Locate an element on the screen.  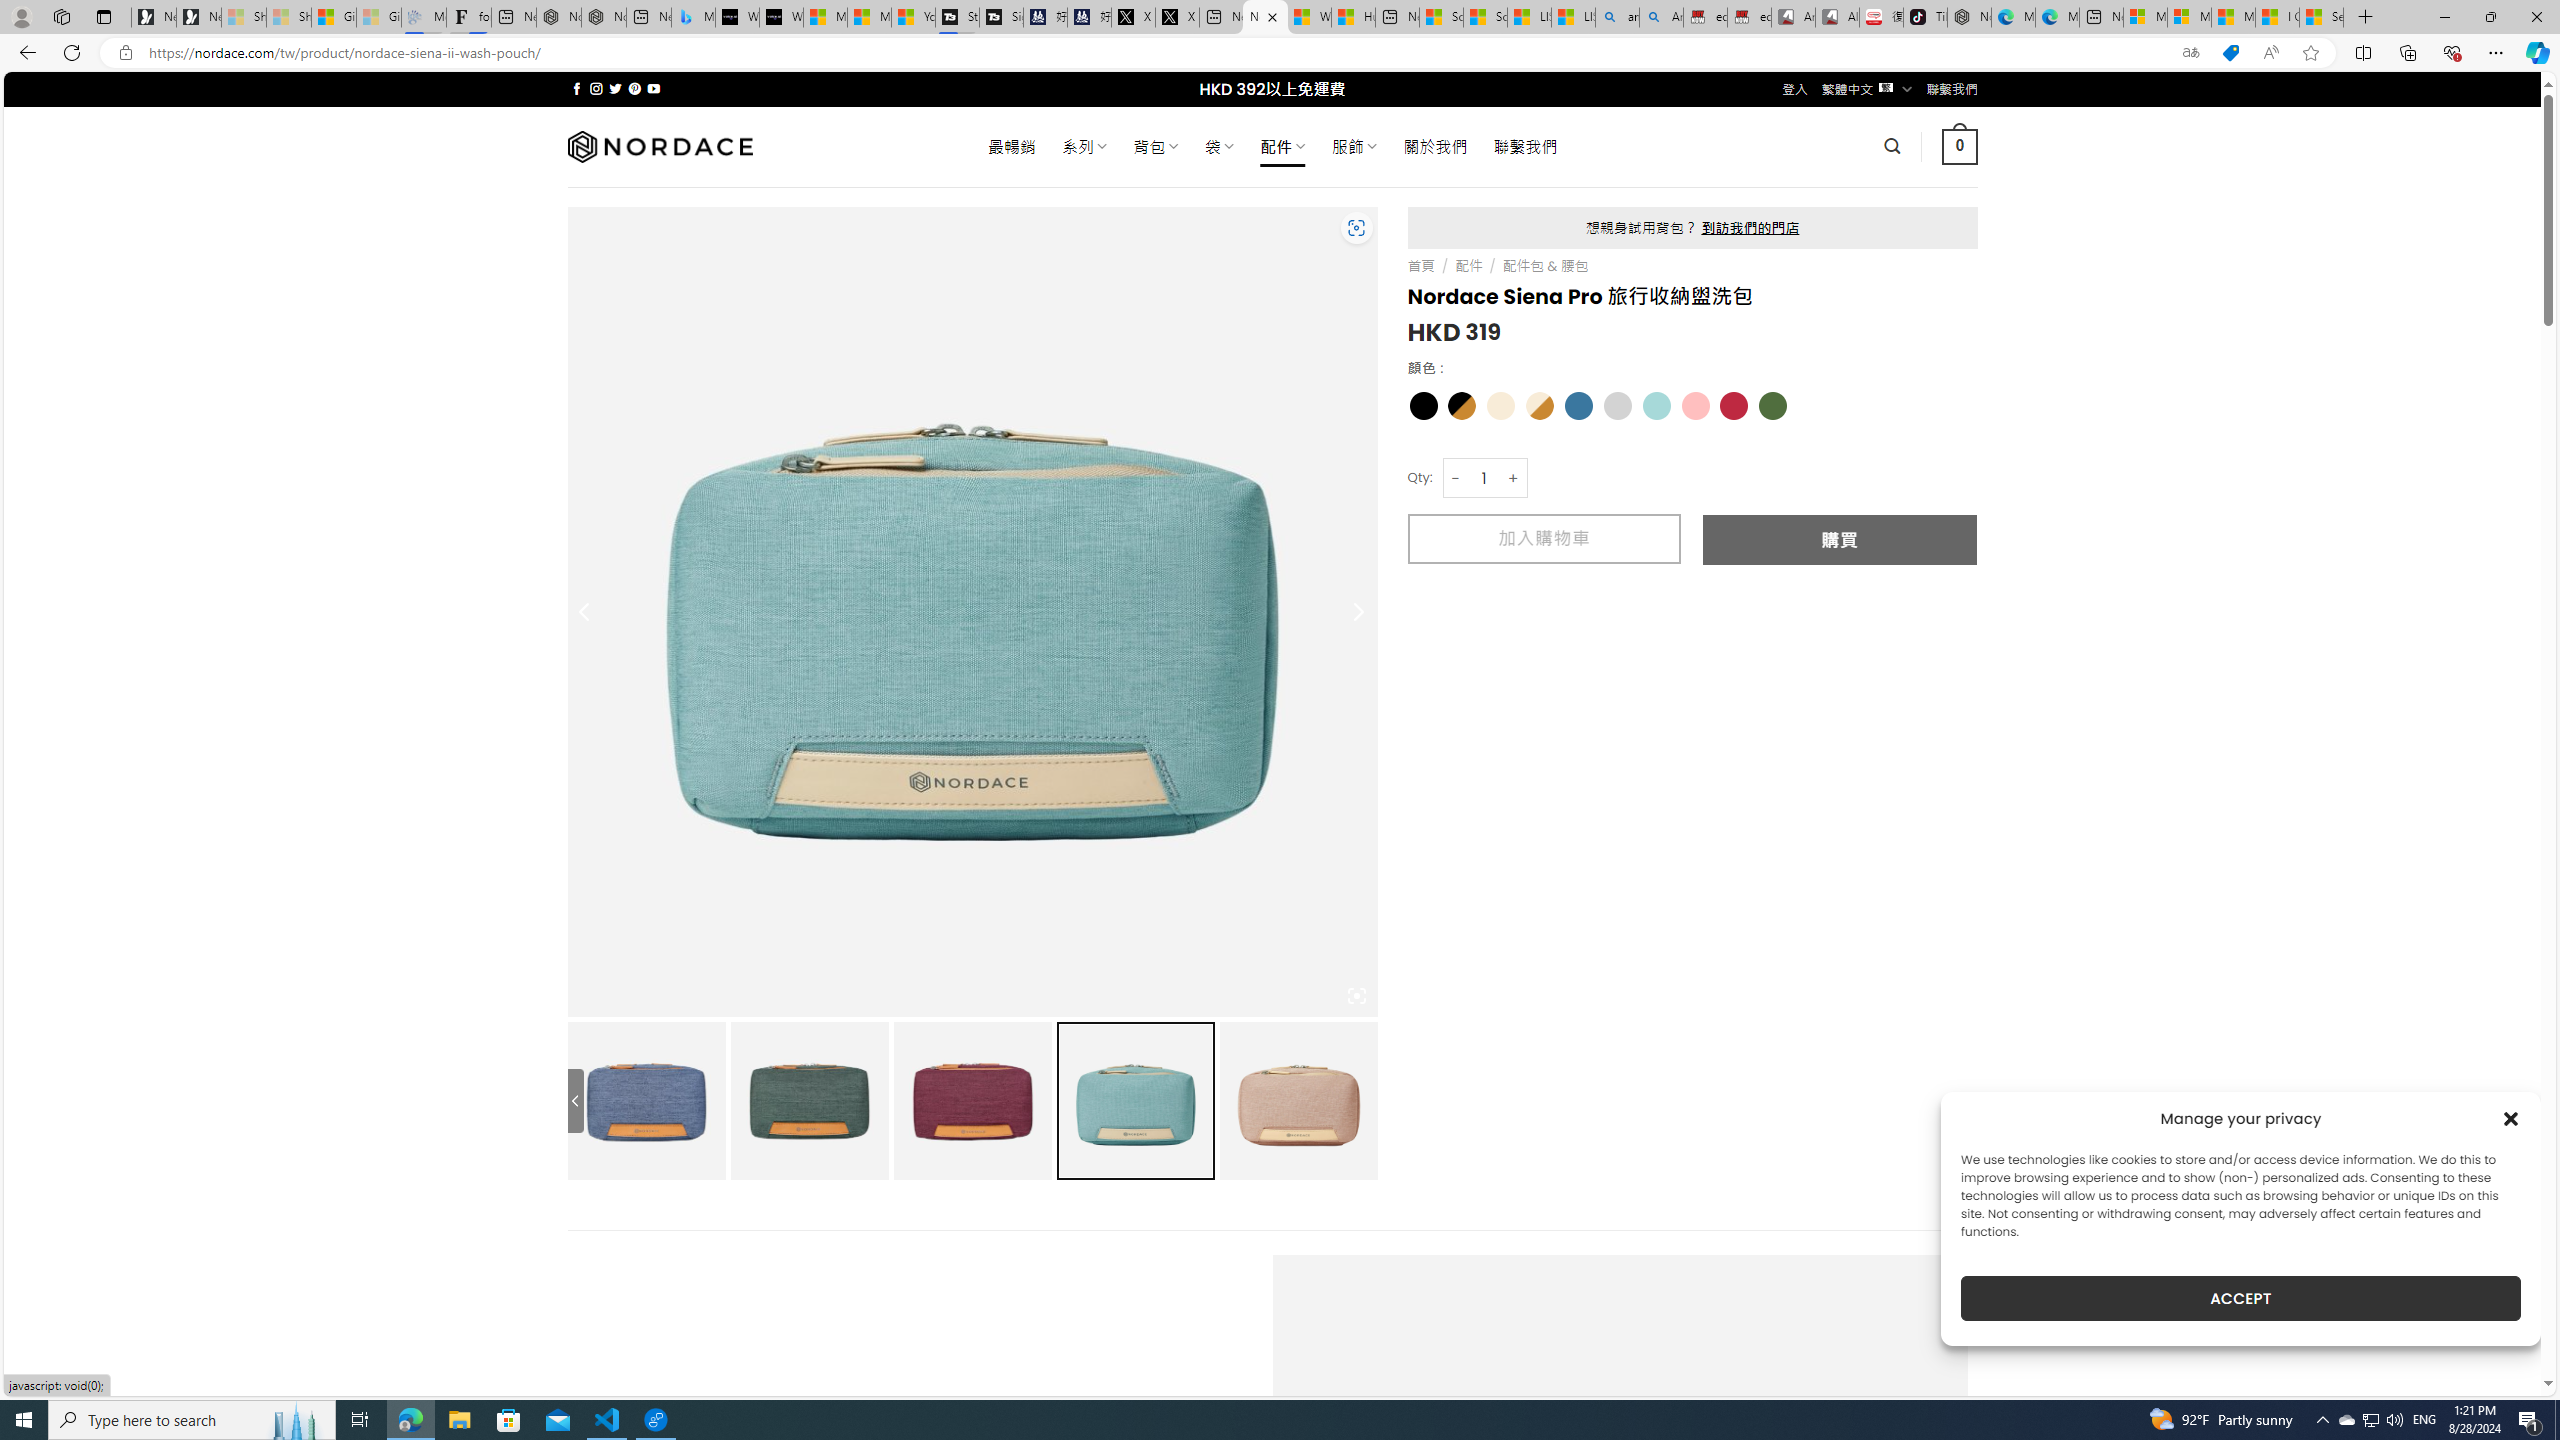
'Follow on Facebook' is located at coordinates (576, 88).